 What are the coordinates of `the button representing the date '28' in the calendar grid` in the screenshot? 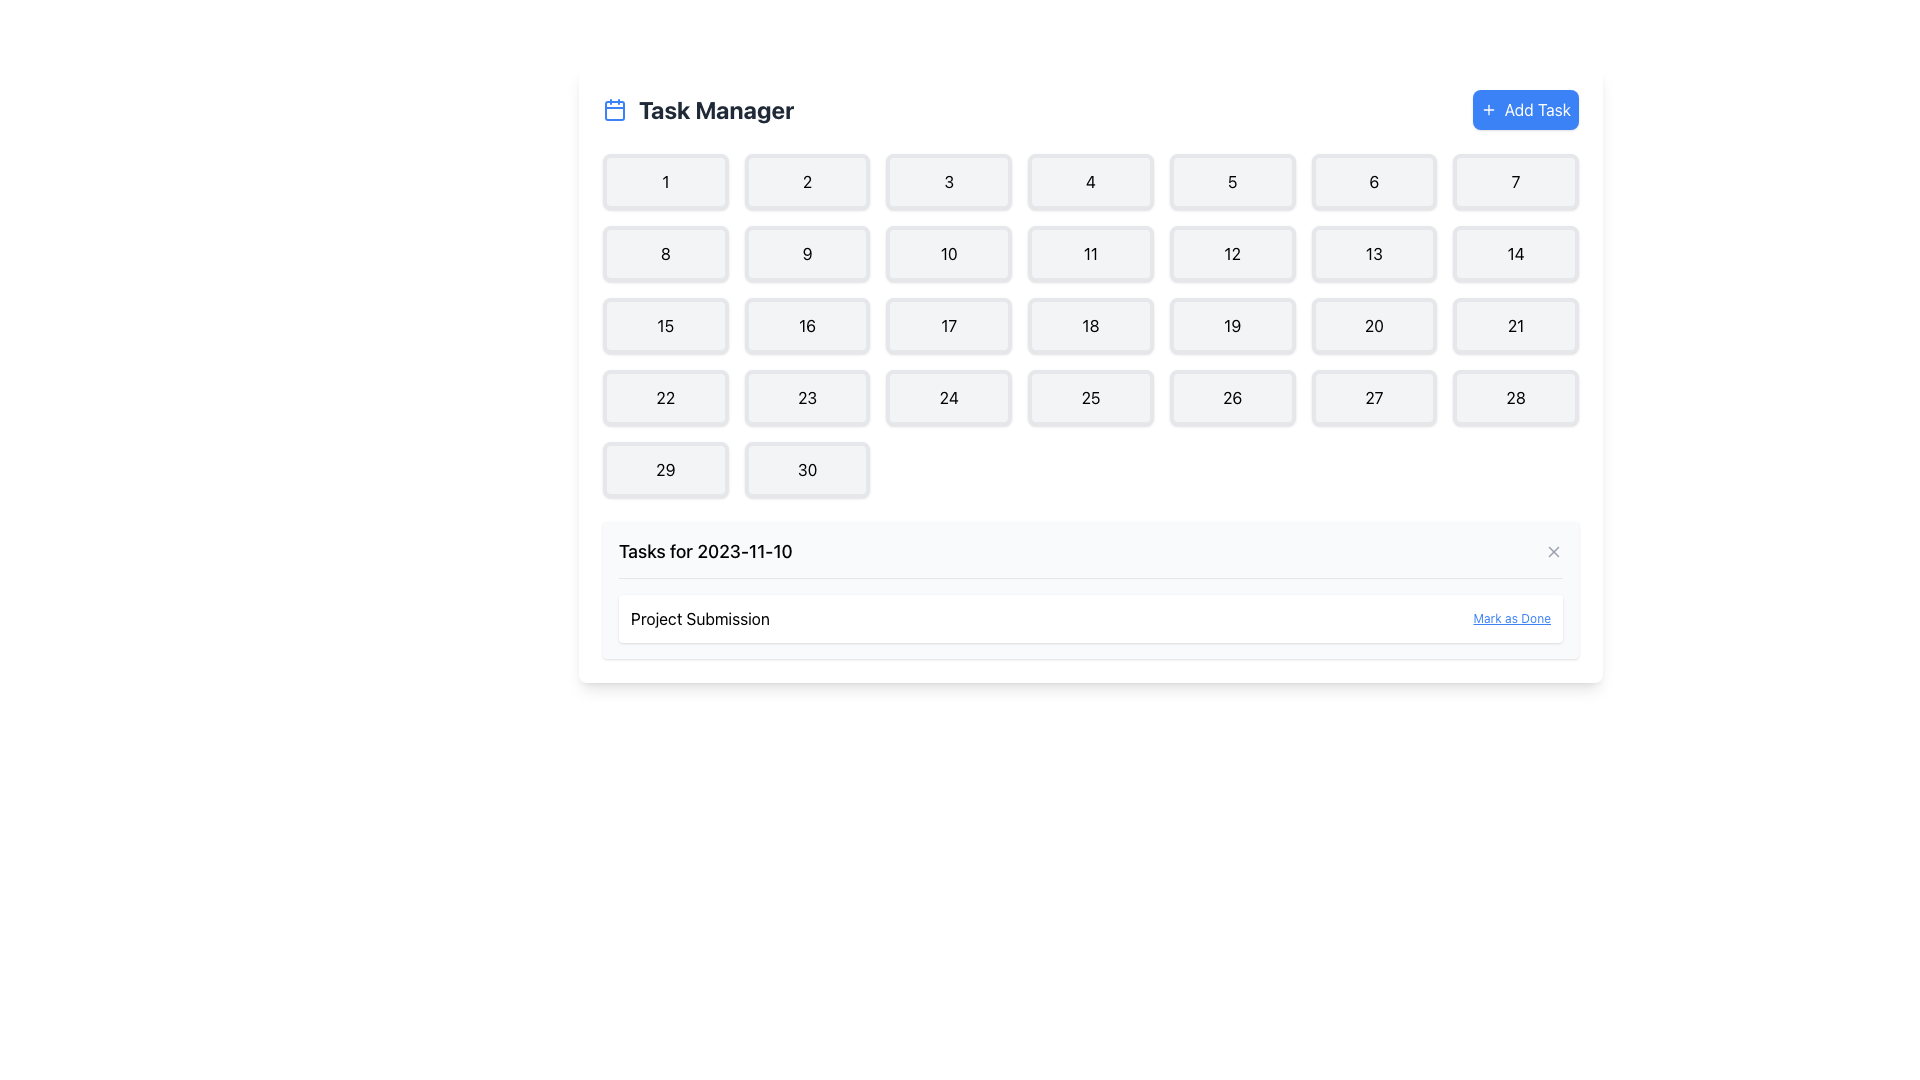 It's located at (1516, 397).